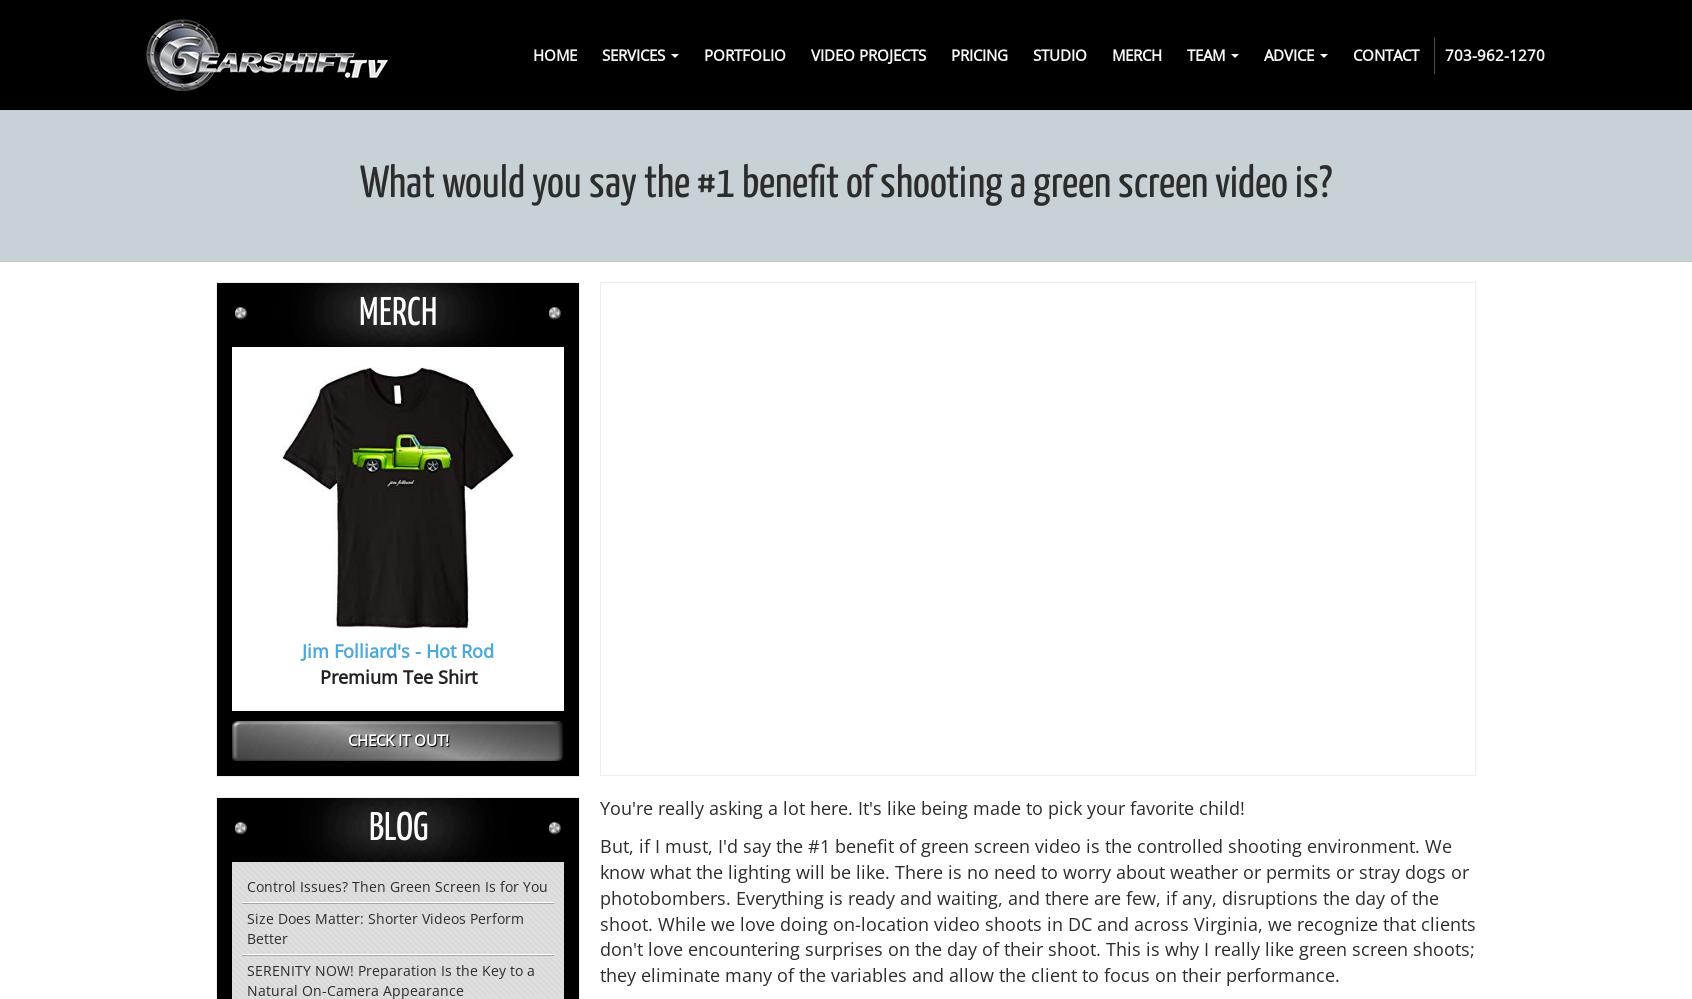 The height and width of the screenshot is (999, 1692). What do you see at coordinates (385, 927) in the screenshot?
I see `'Size Does Matter: Shorter Videos Perform Better'` at bounding box center [385, 927].